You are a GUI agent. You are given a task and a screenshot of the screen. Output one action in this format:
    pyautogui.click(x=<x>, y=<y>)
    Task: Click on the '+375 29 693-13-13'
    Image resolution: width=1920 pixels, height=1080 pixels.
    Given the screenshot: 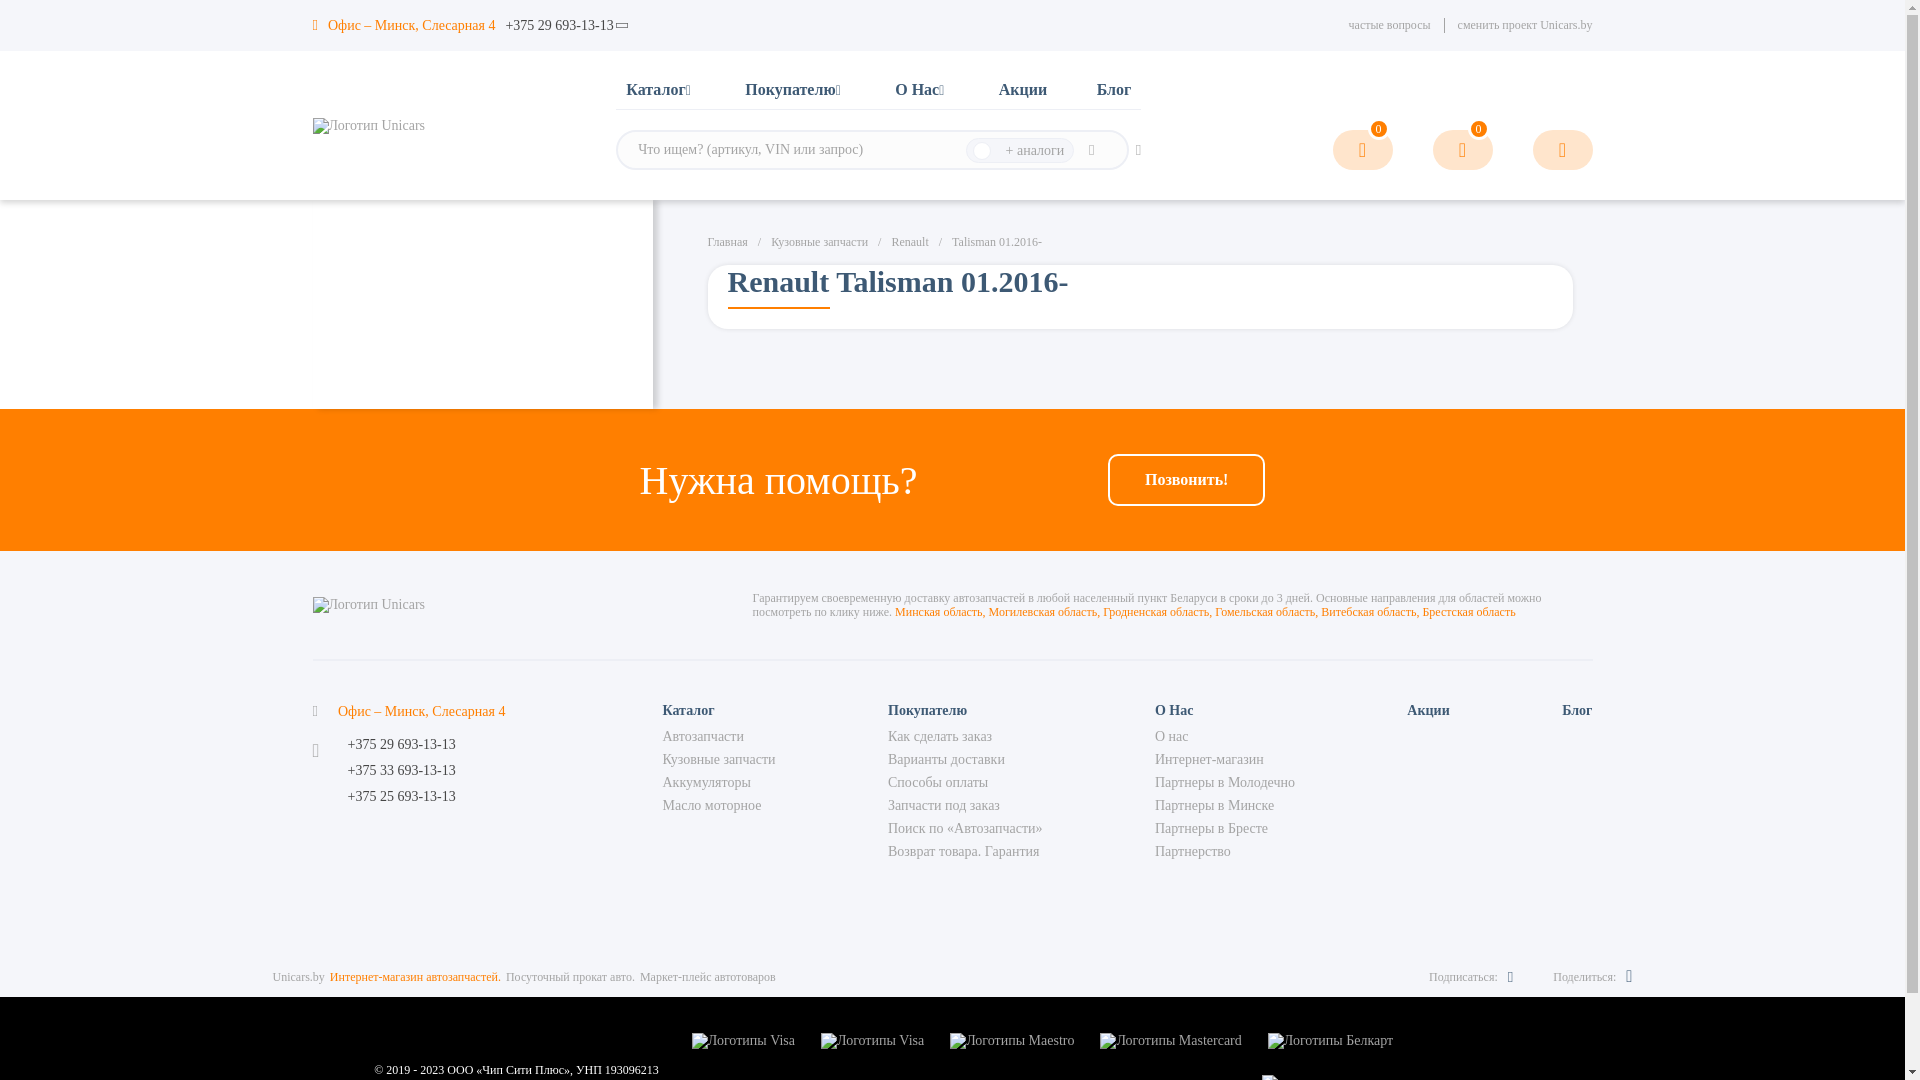 What is the action you would take?
    pyautogui.click(x=401, y=744)
    